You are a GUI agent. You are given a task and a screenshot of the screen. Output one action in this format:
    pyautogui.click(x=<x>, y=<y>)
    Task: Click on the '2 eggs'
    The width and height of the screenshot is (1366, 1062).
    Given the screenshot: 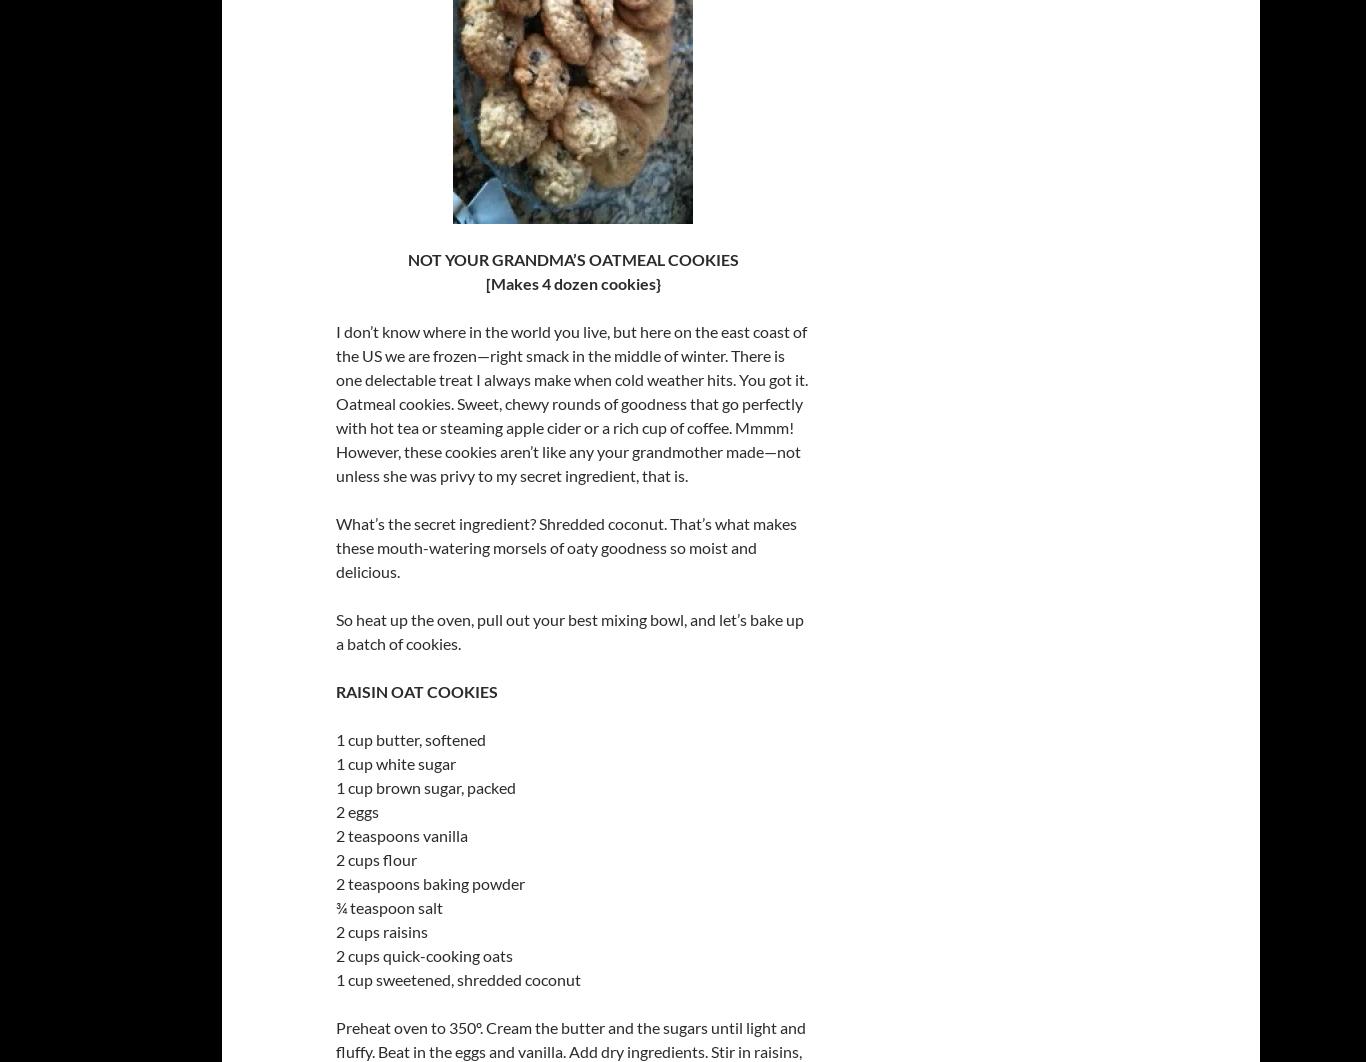 What is the action you would take?
    pyautogui.click(x=356, y=810)
    